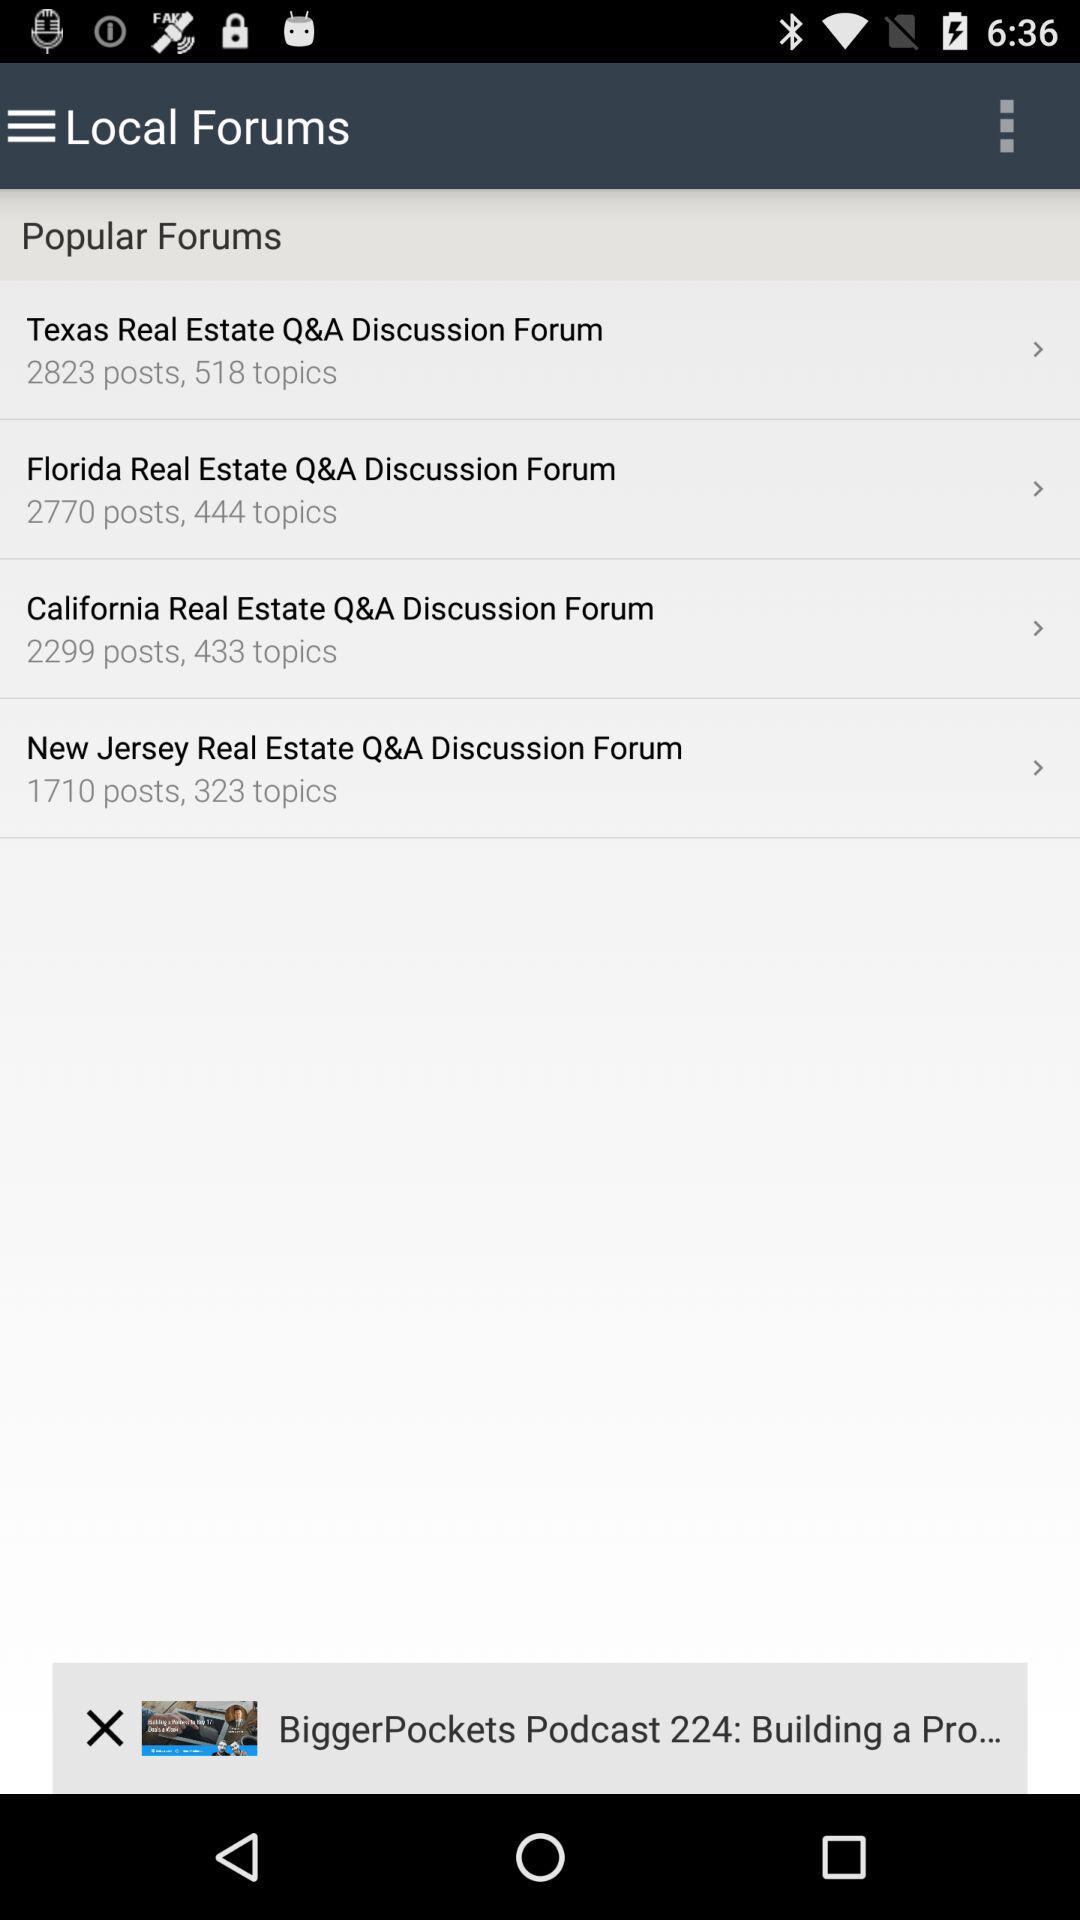 The height and width of the screenshot is (1920, 1080). Describe the element at coordinates (523, 649) in the screenshot. I see `the 2299 posts 433 icon` at that location.